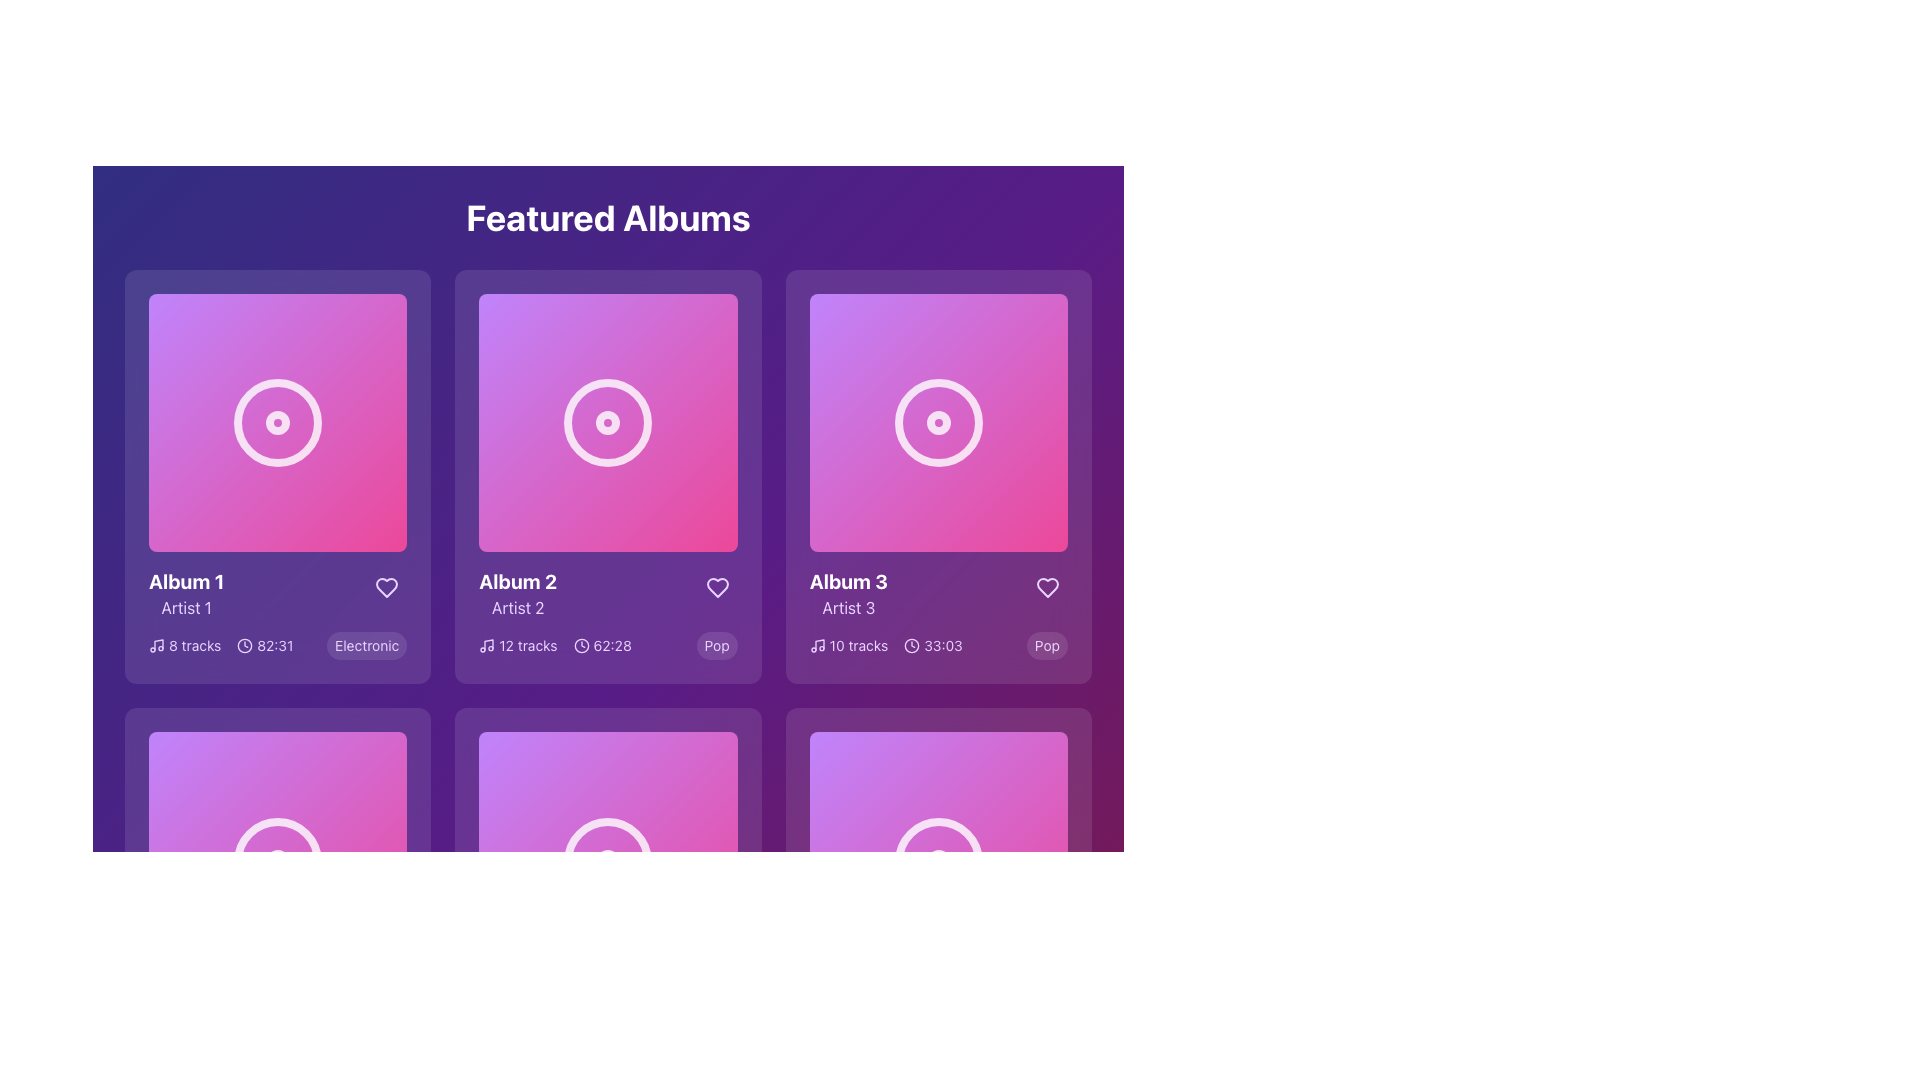  What do you see at coordinates (607, 422) in the screenshot?
I see `the album icon representing 'Album 2' by 'Artist 2'` at bounding box center [607, 422].